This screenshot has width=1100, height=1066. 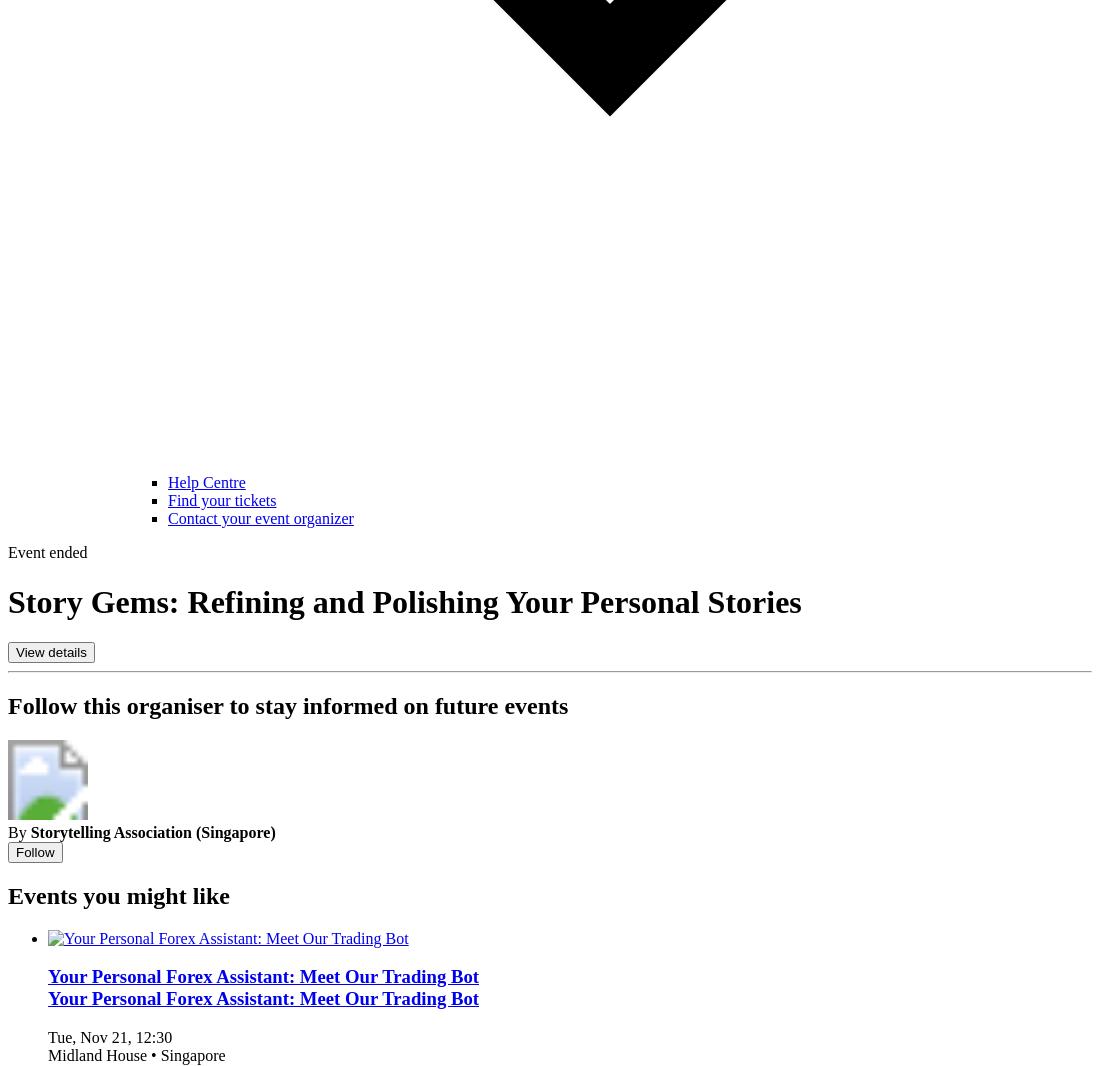 I want to click on 'Story Gems: Refining and Polishing Your Personal Stories', so click(x=7, y=600).